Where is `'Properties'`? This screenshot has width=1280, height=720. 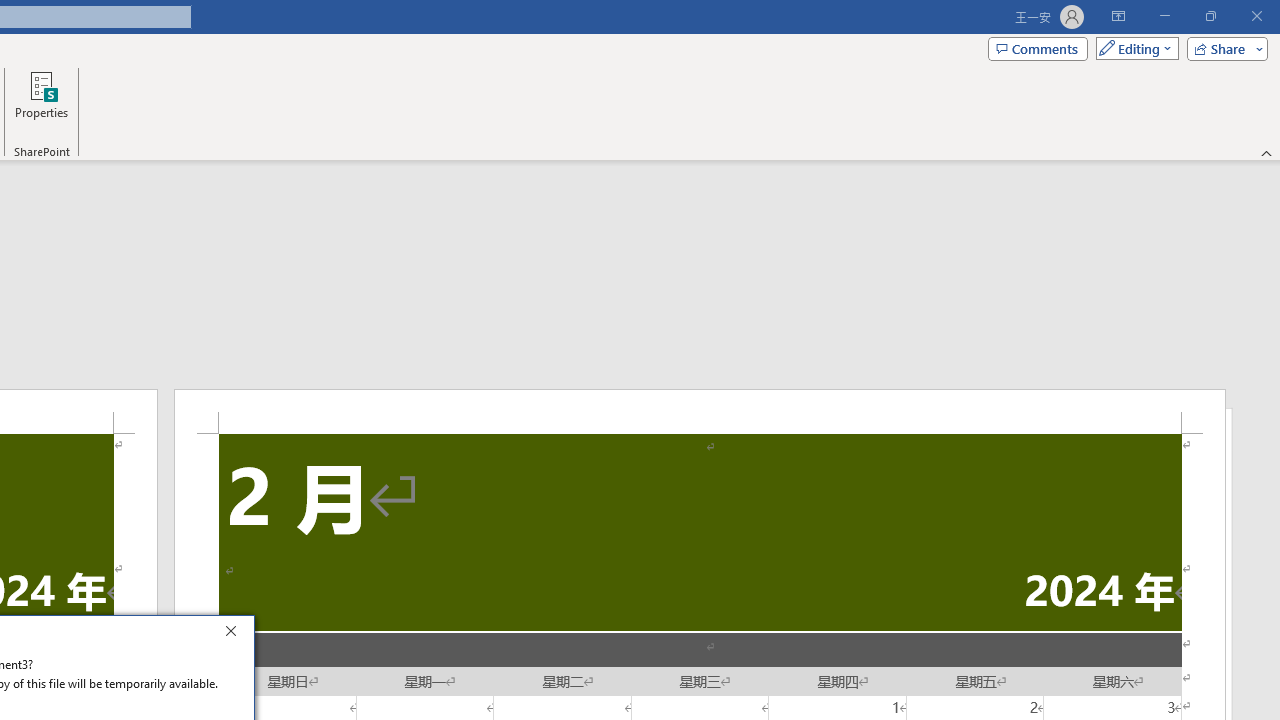
'Properties' is located at coordinates (41, 103).